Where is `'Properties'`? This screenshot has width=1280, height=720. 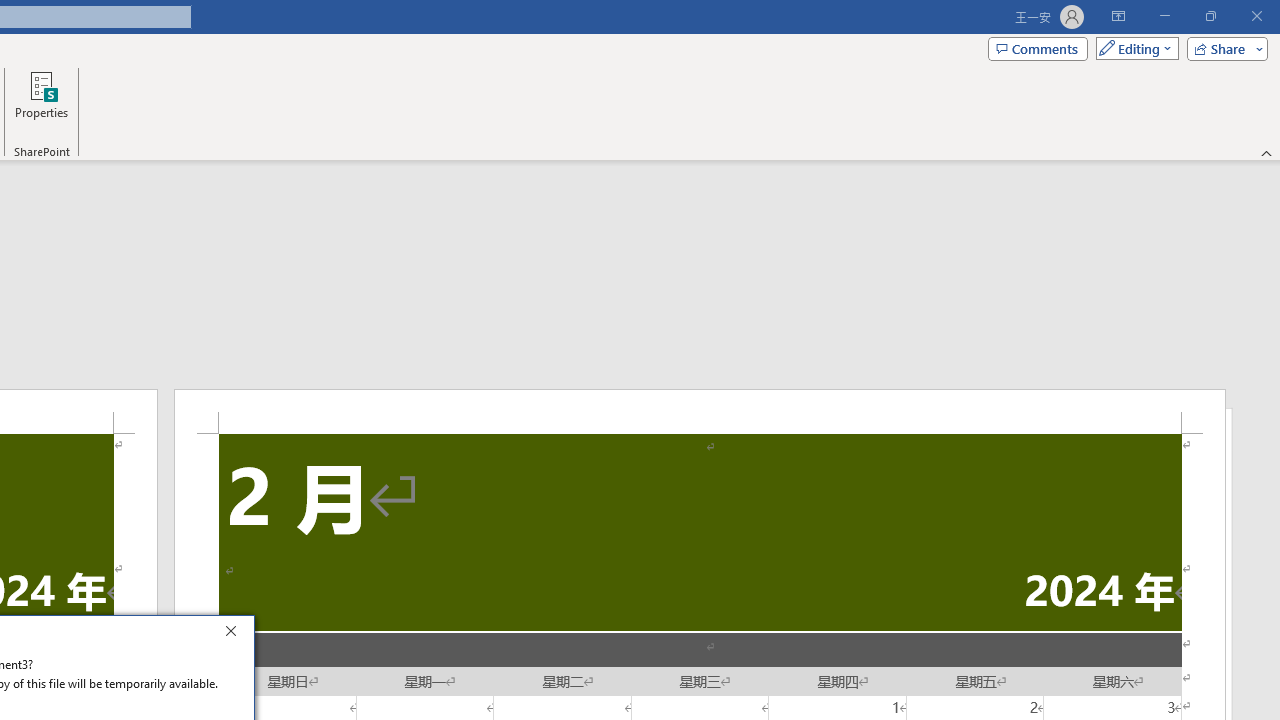
'Properties' is located at coordinates (41, 103).